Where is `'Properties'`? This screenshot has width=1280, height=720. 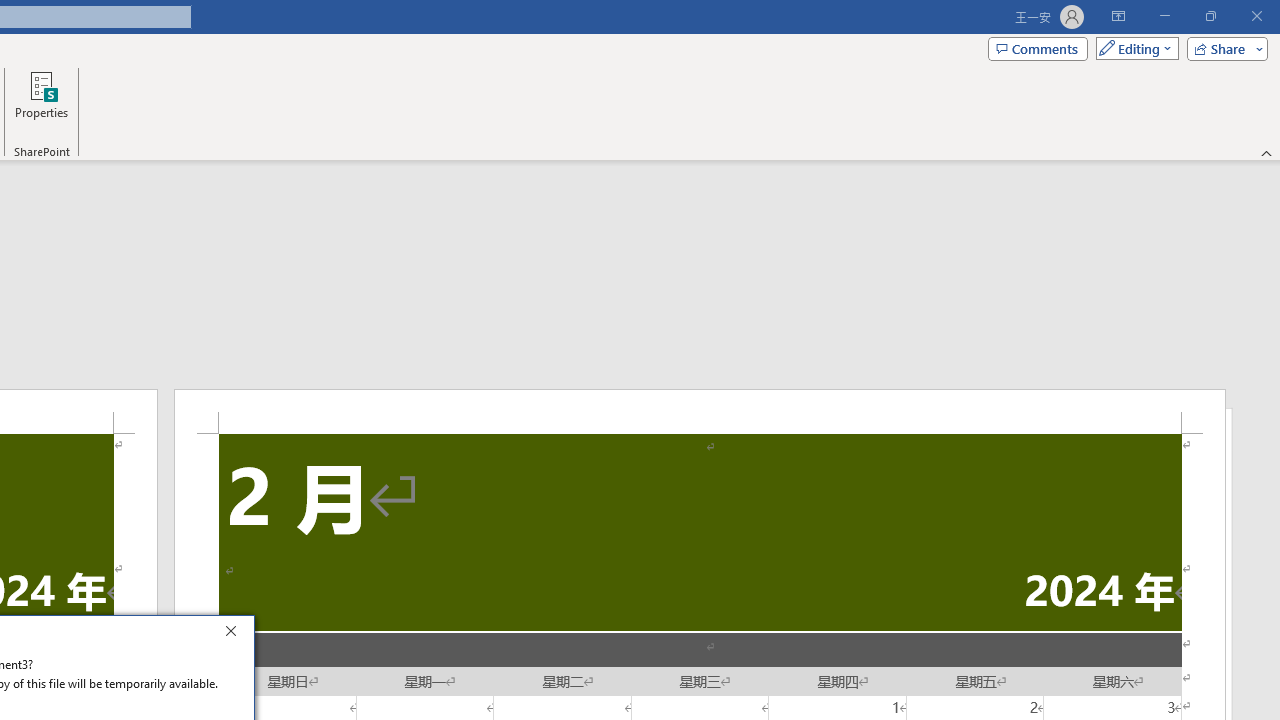
'Properties' is located at coordinates (41, 103).